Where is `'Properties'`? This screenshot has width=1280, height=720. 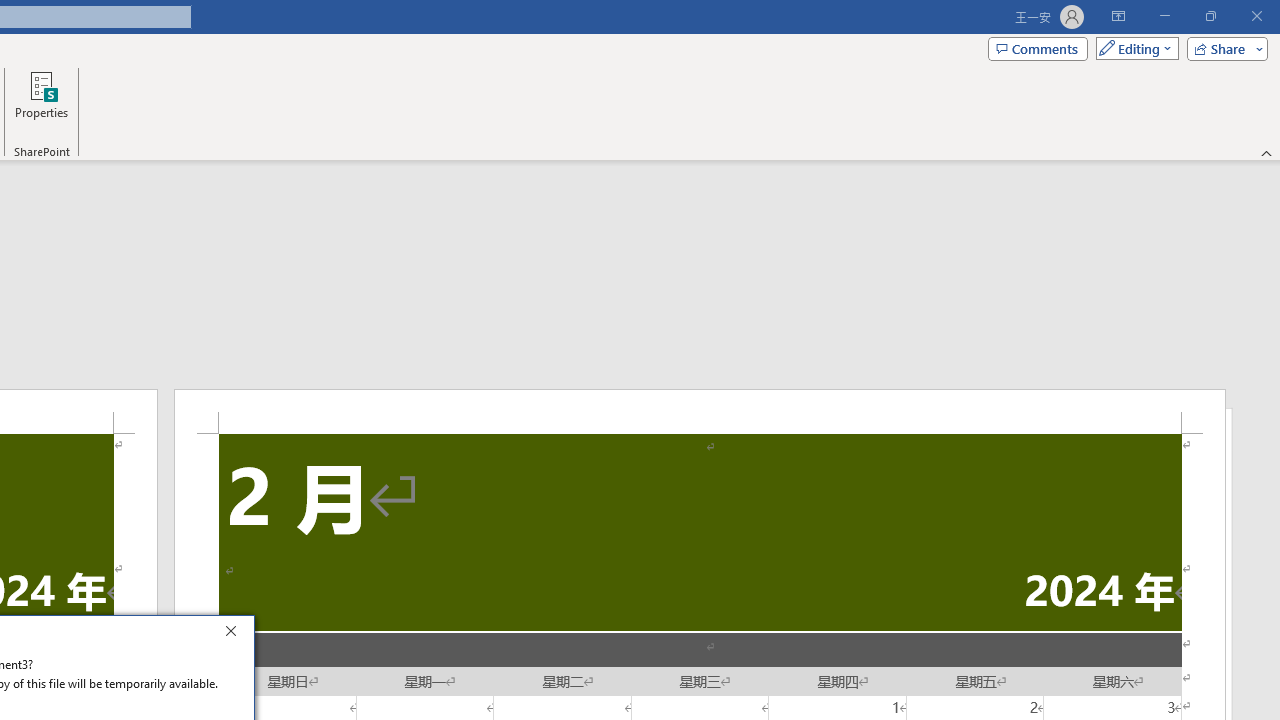
'Properties' is located at coordinates (41, 103).